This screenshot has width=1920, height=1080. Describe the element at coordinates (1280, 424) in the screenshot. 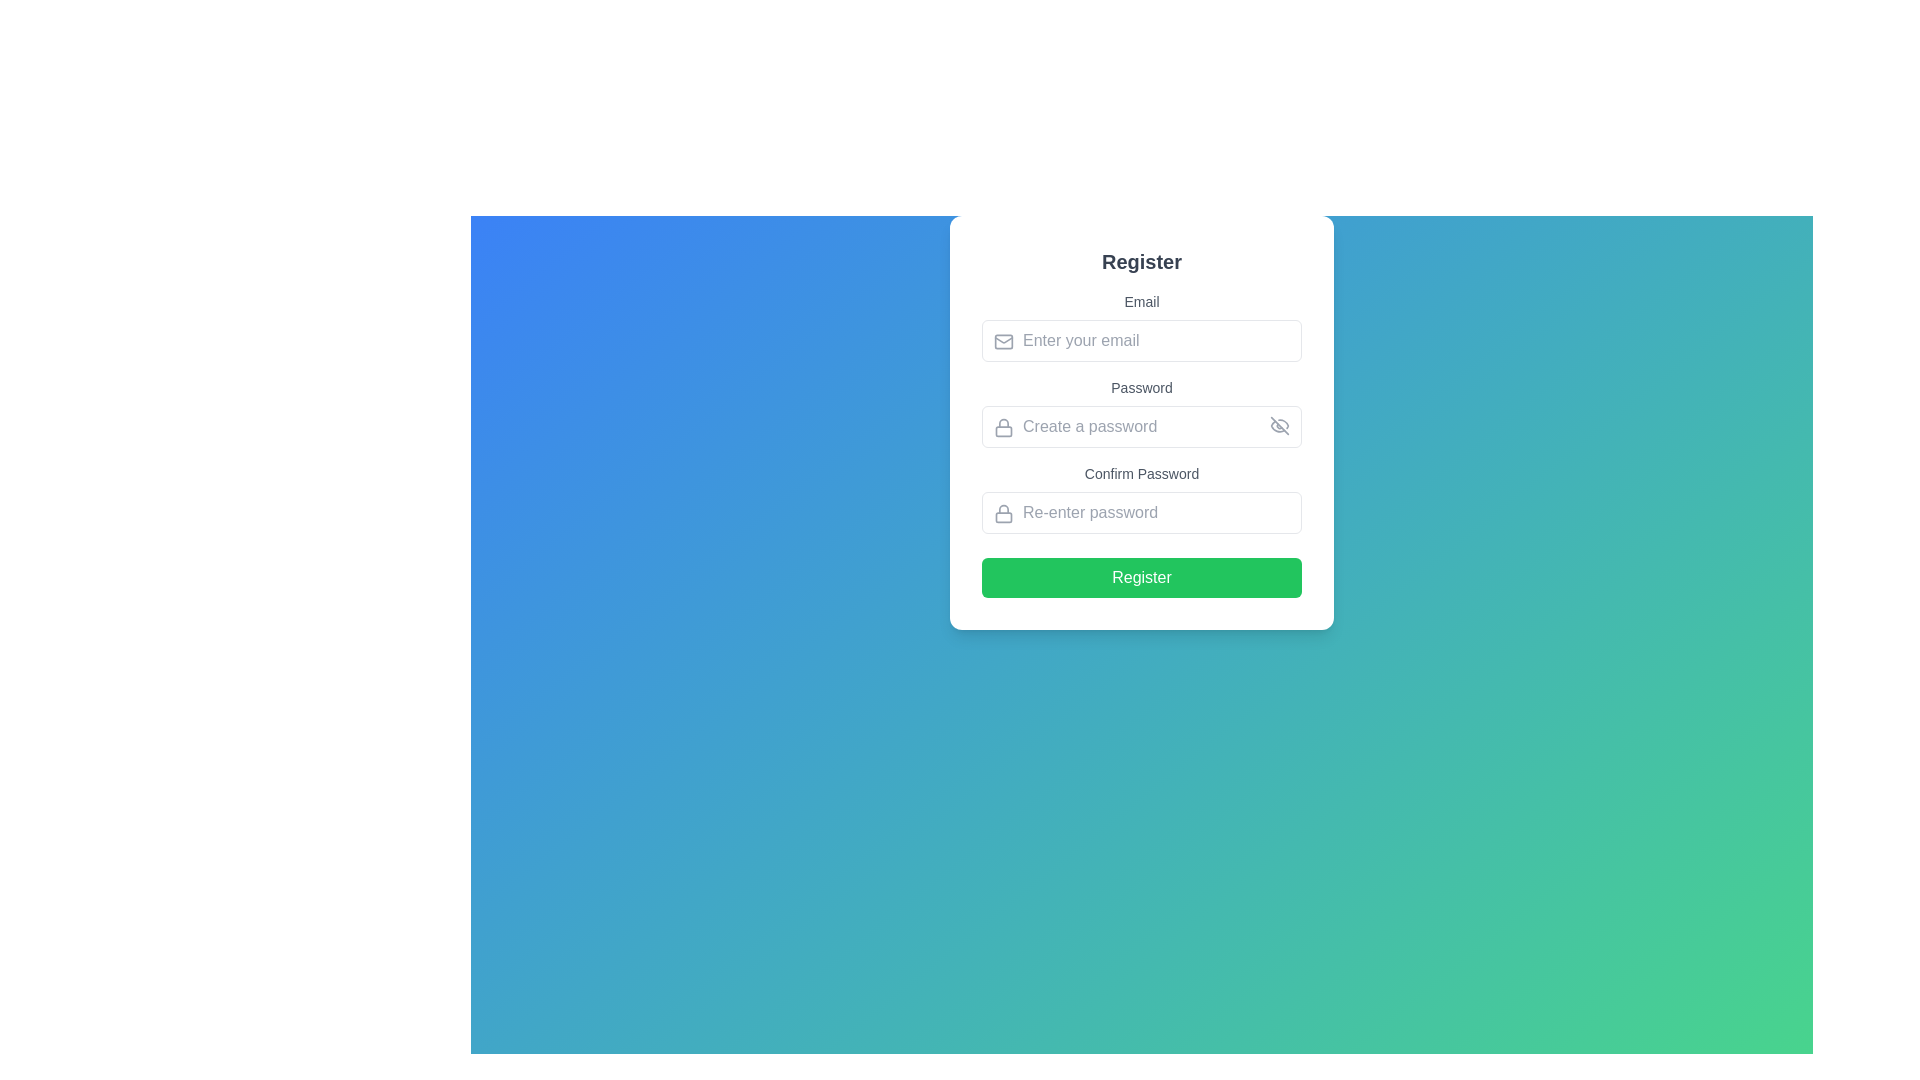

I see `the small button icon featuring a stylized eye with a slash through it, located at the top-right corner of the password input field` at that location.